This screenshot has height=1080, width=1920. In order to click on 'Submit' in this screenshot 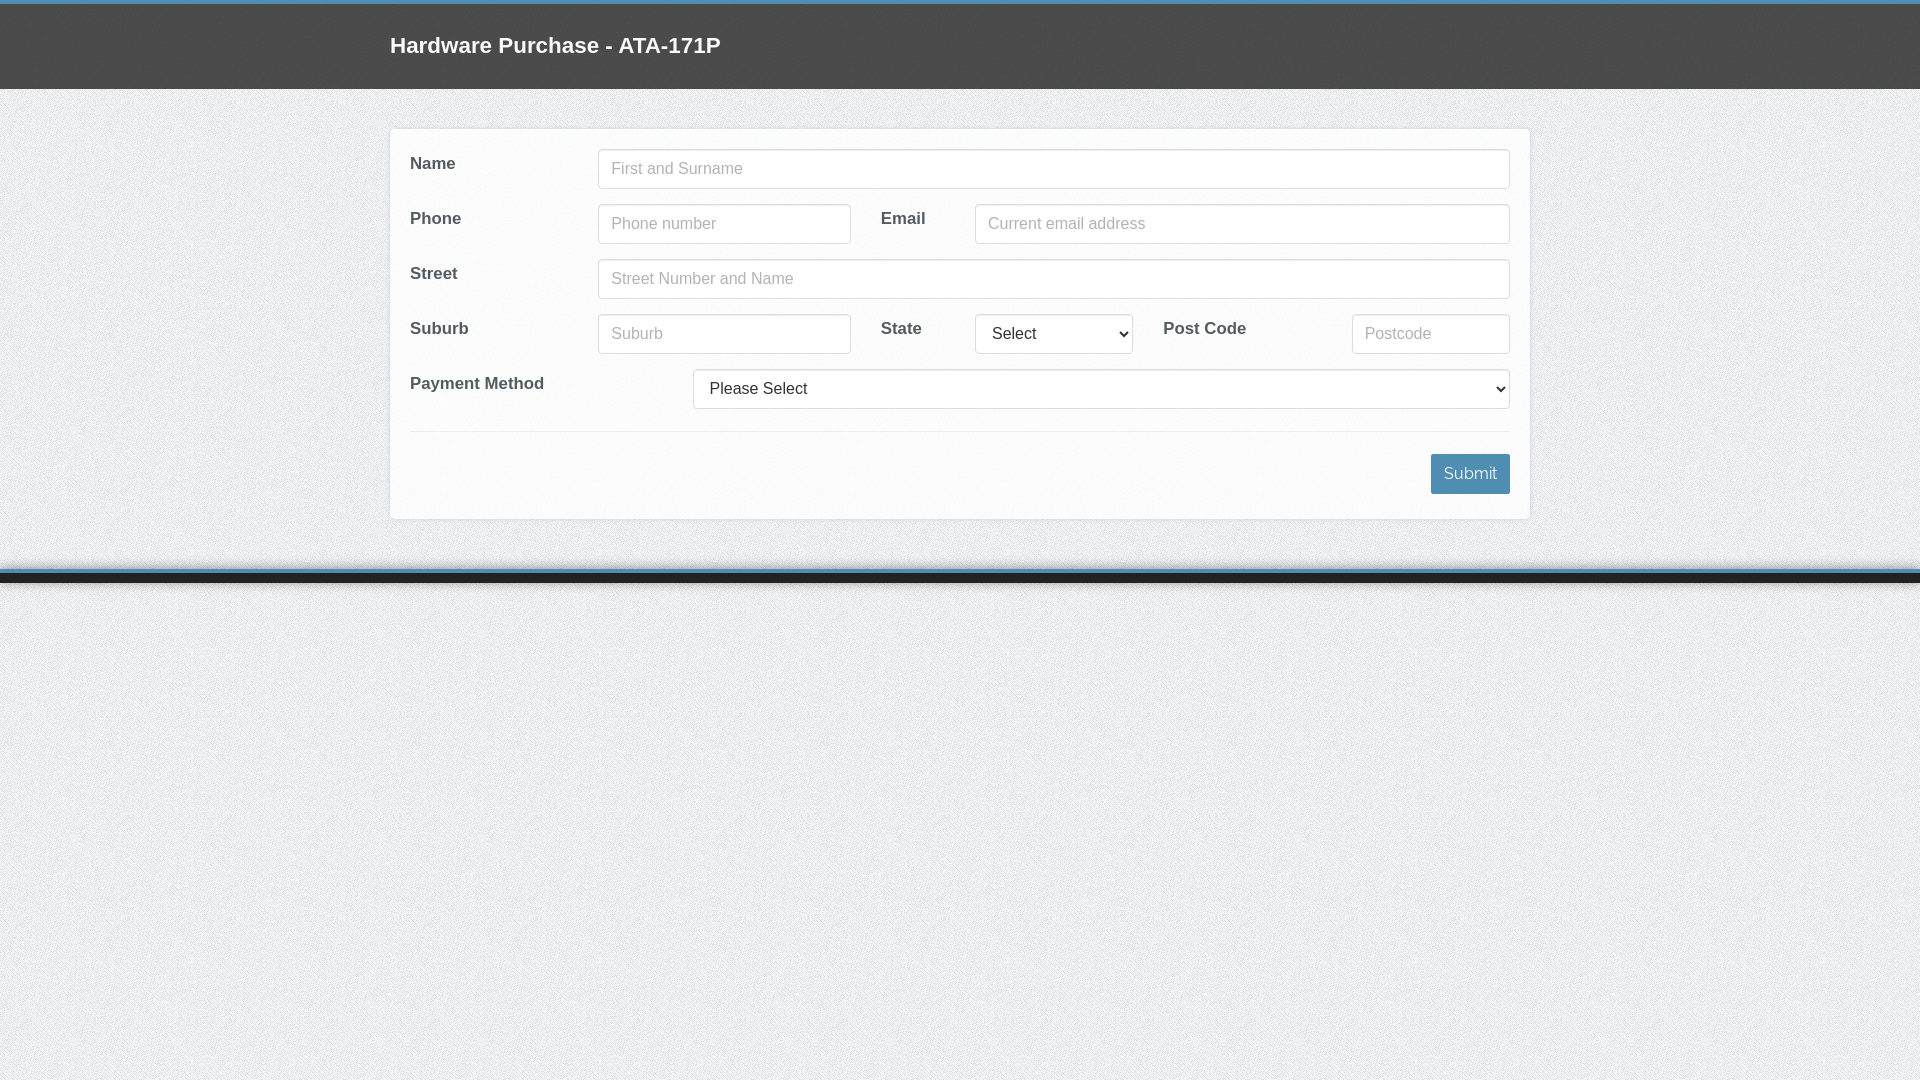, I will do `click(1470, 474)`.